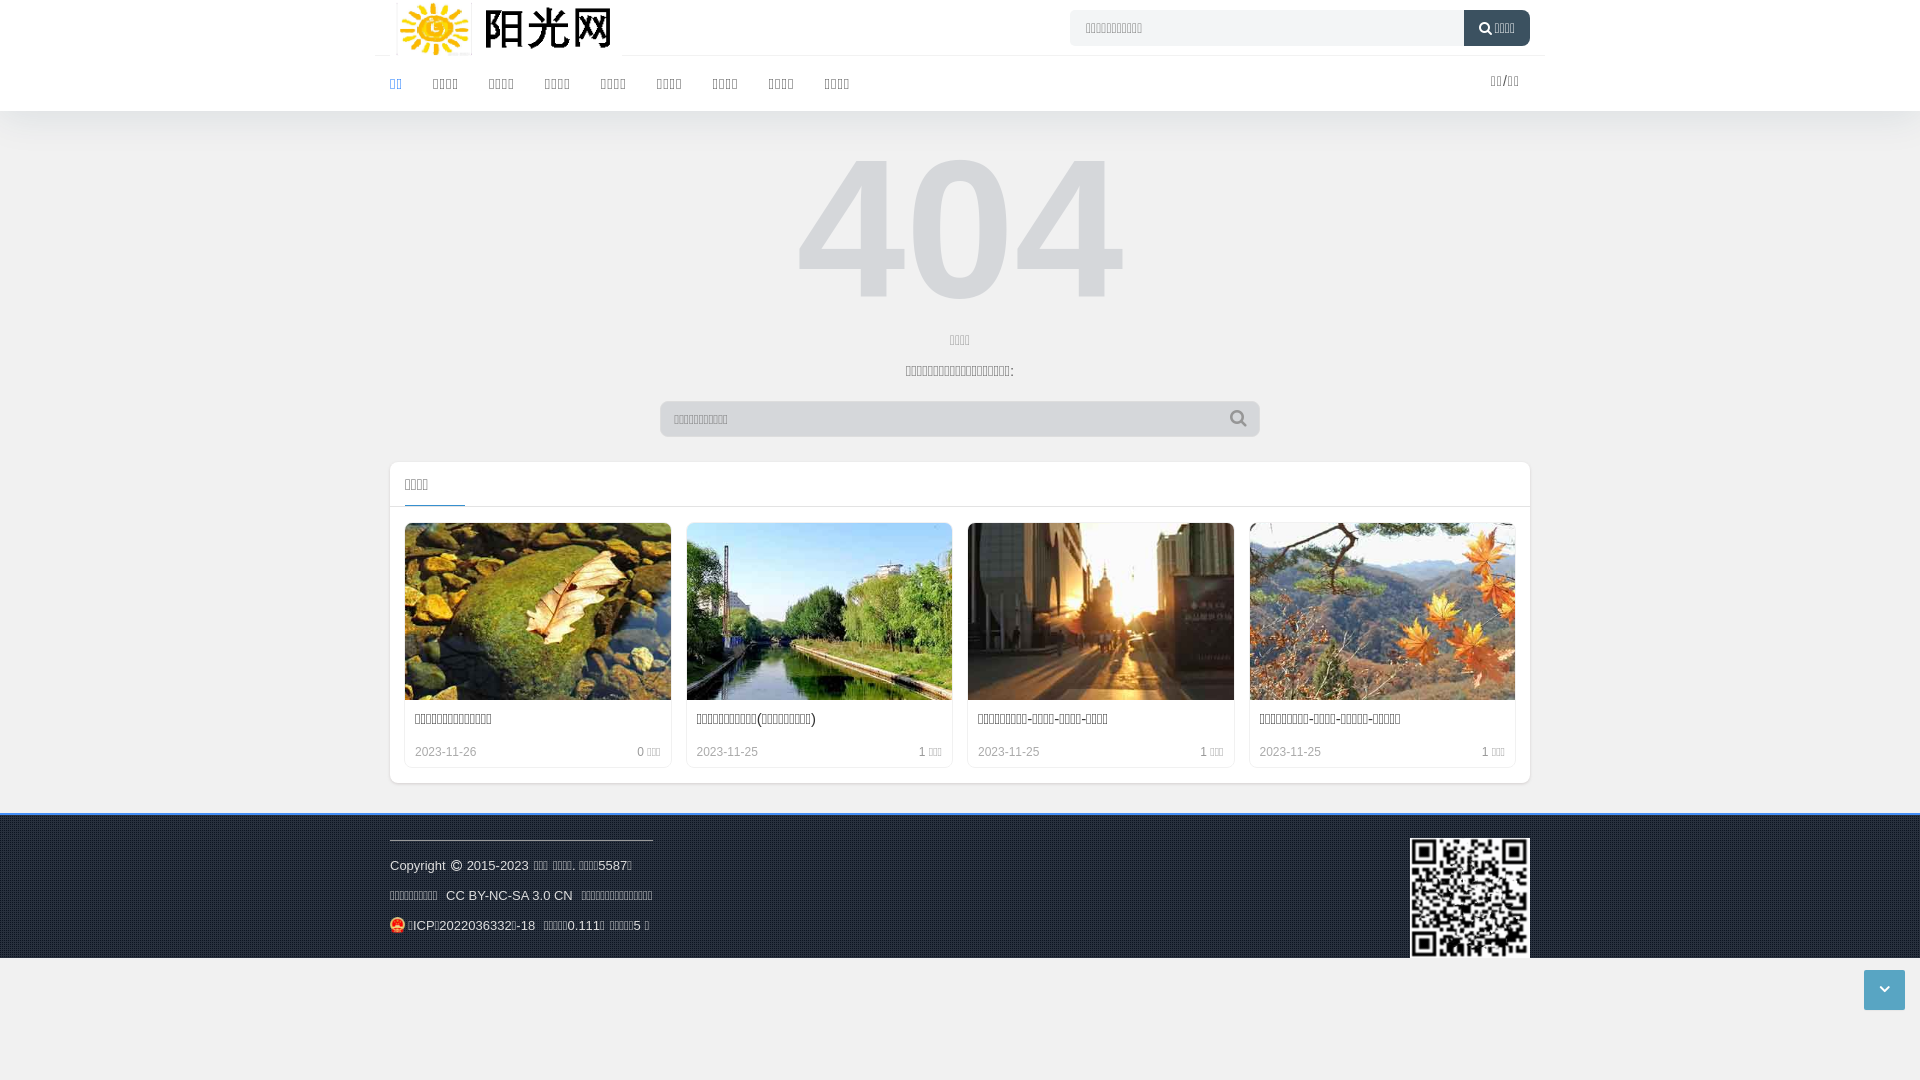 This screenshot has width=1920, height=1080. Describe the element at coordinates (445, 894) in the screenshot. I see `'CC BY-NC-SA 3.0 CN'` at that location.